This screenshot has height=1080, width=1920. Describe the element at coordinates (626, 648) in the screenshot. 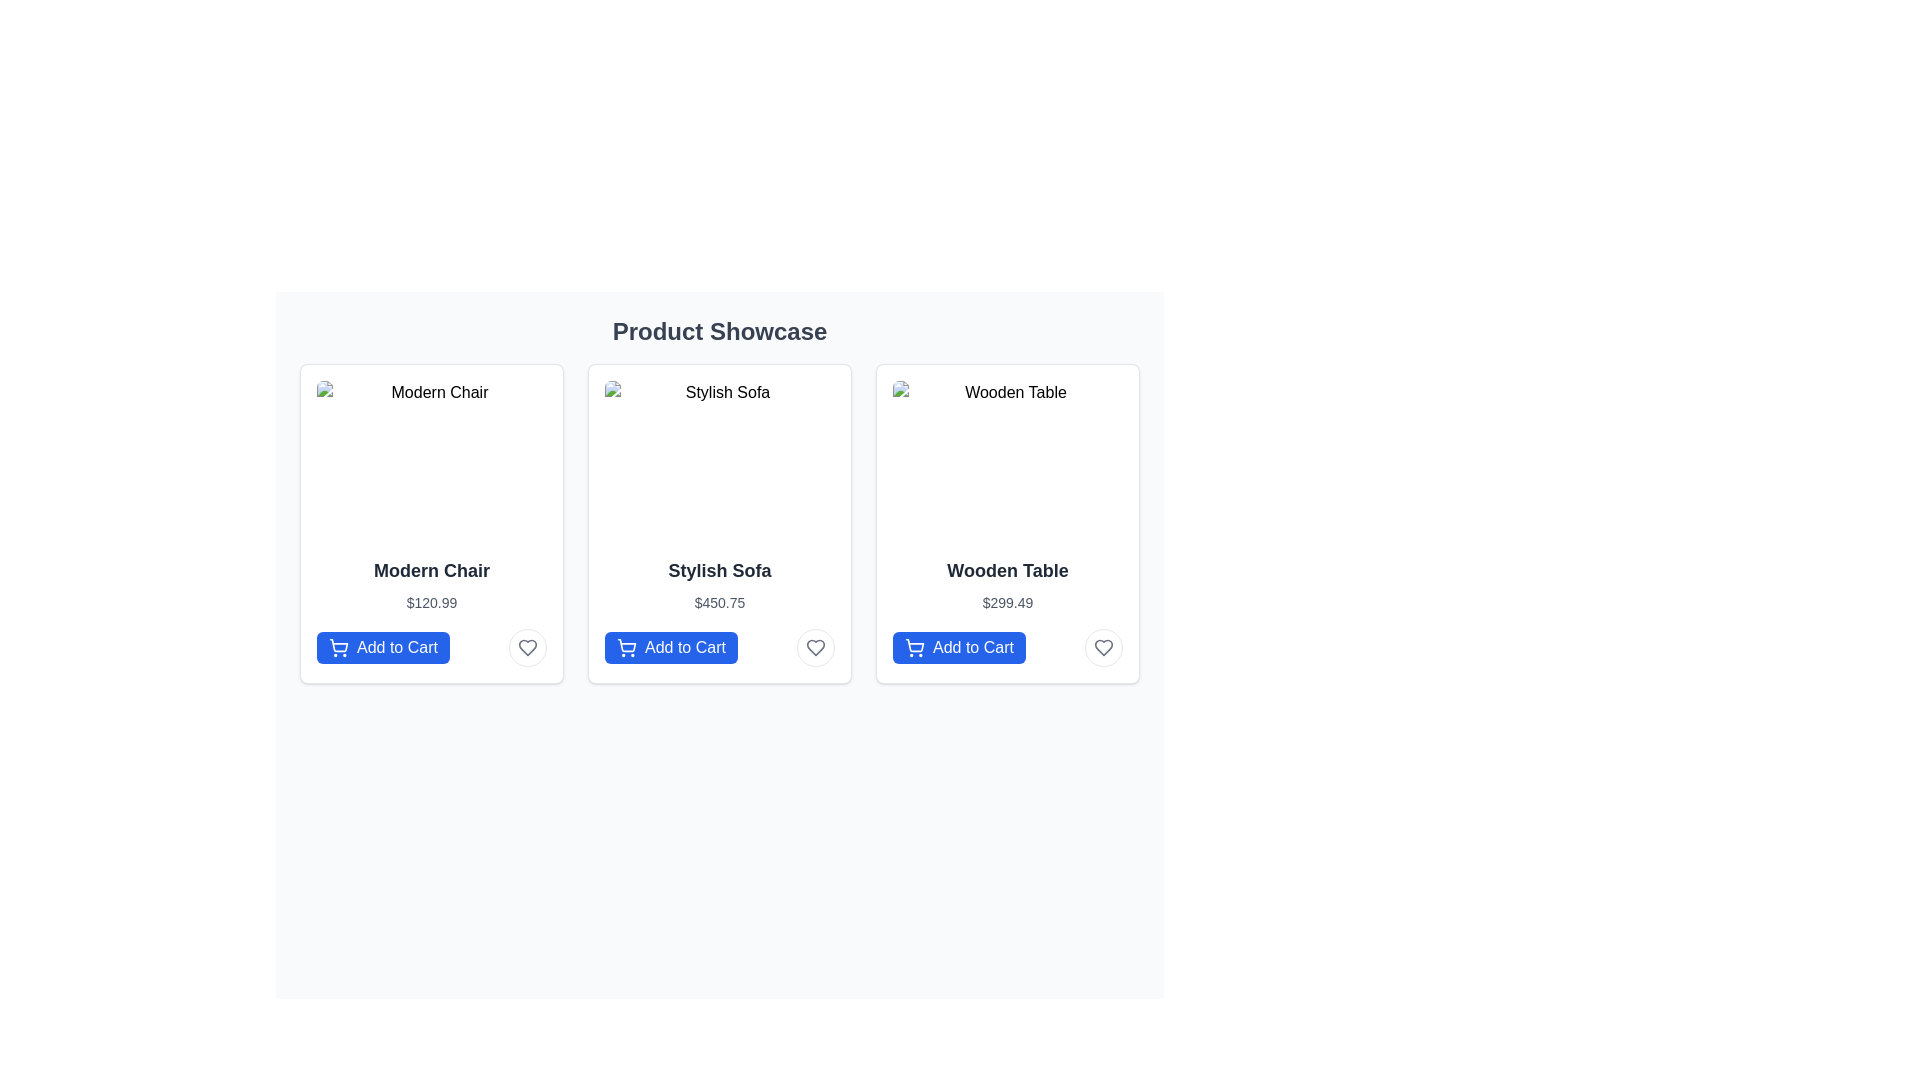

I see `the 'Add to Cart' button that features a shopping cart icon with a white outline on a blue background, located below the 'Stylish Sofa' product description` at that location.